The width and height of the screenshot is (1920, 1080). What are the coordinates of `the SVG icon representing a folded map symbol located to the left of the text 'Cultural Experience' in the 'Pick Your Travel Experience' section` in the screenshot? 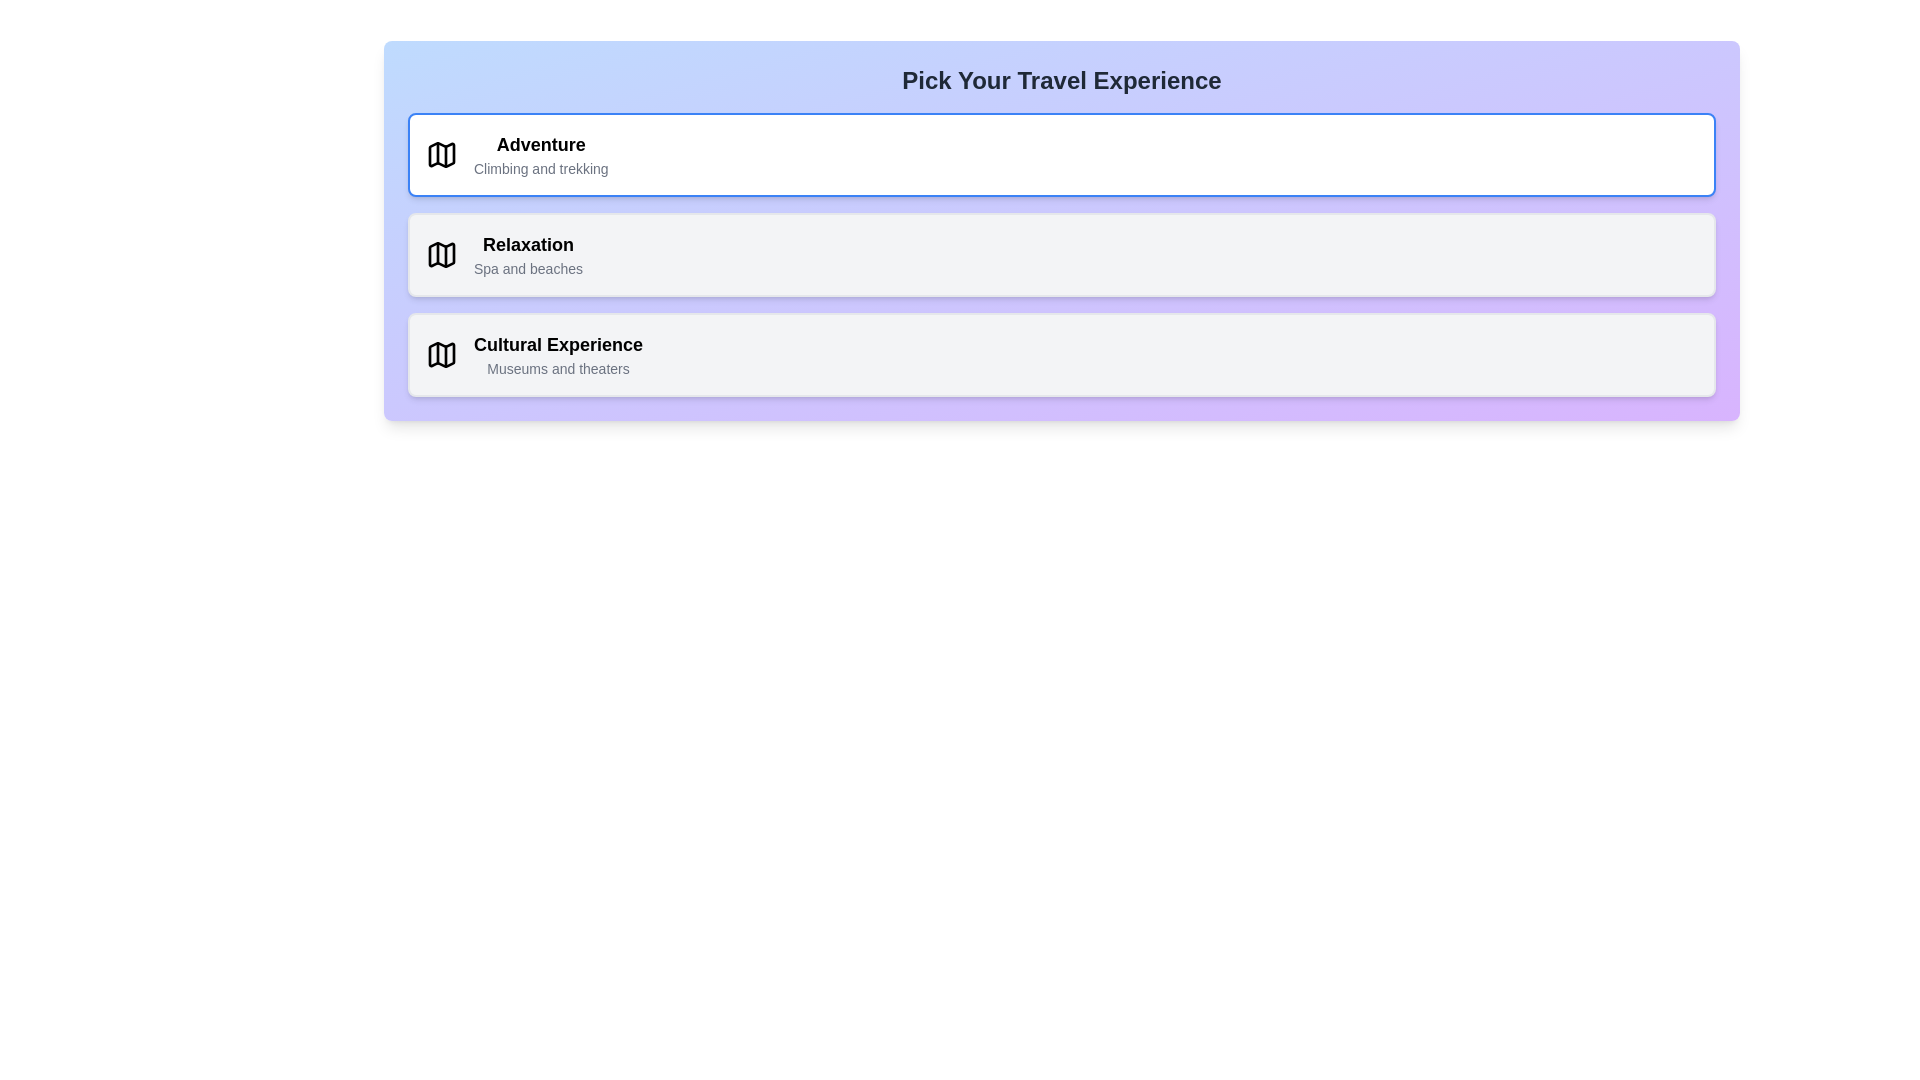 It's located at (440, 353).